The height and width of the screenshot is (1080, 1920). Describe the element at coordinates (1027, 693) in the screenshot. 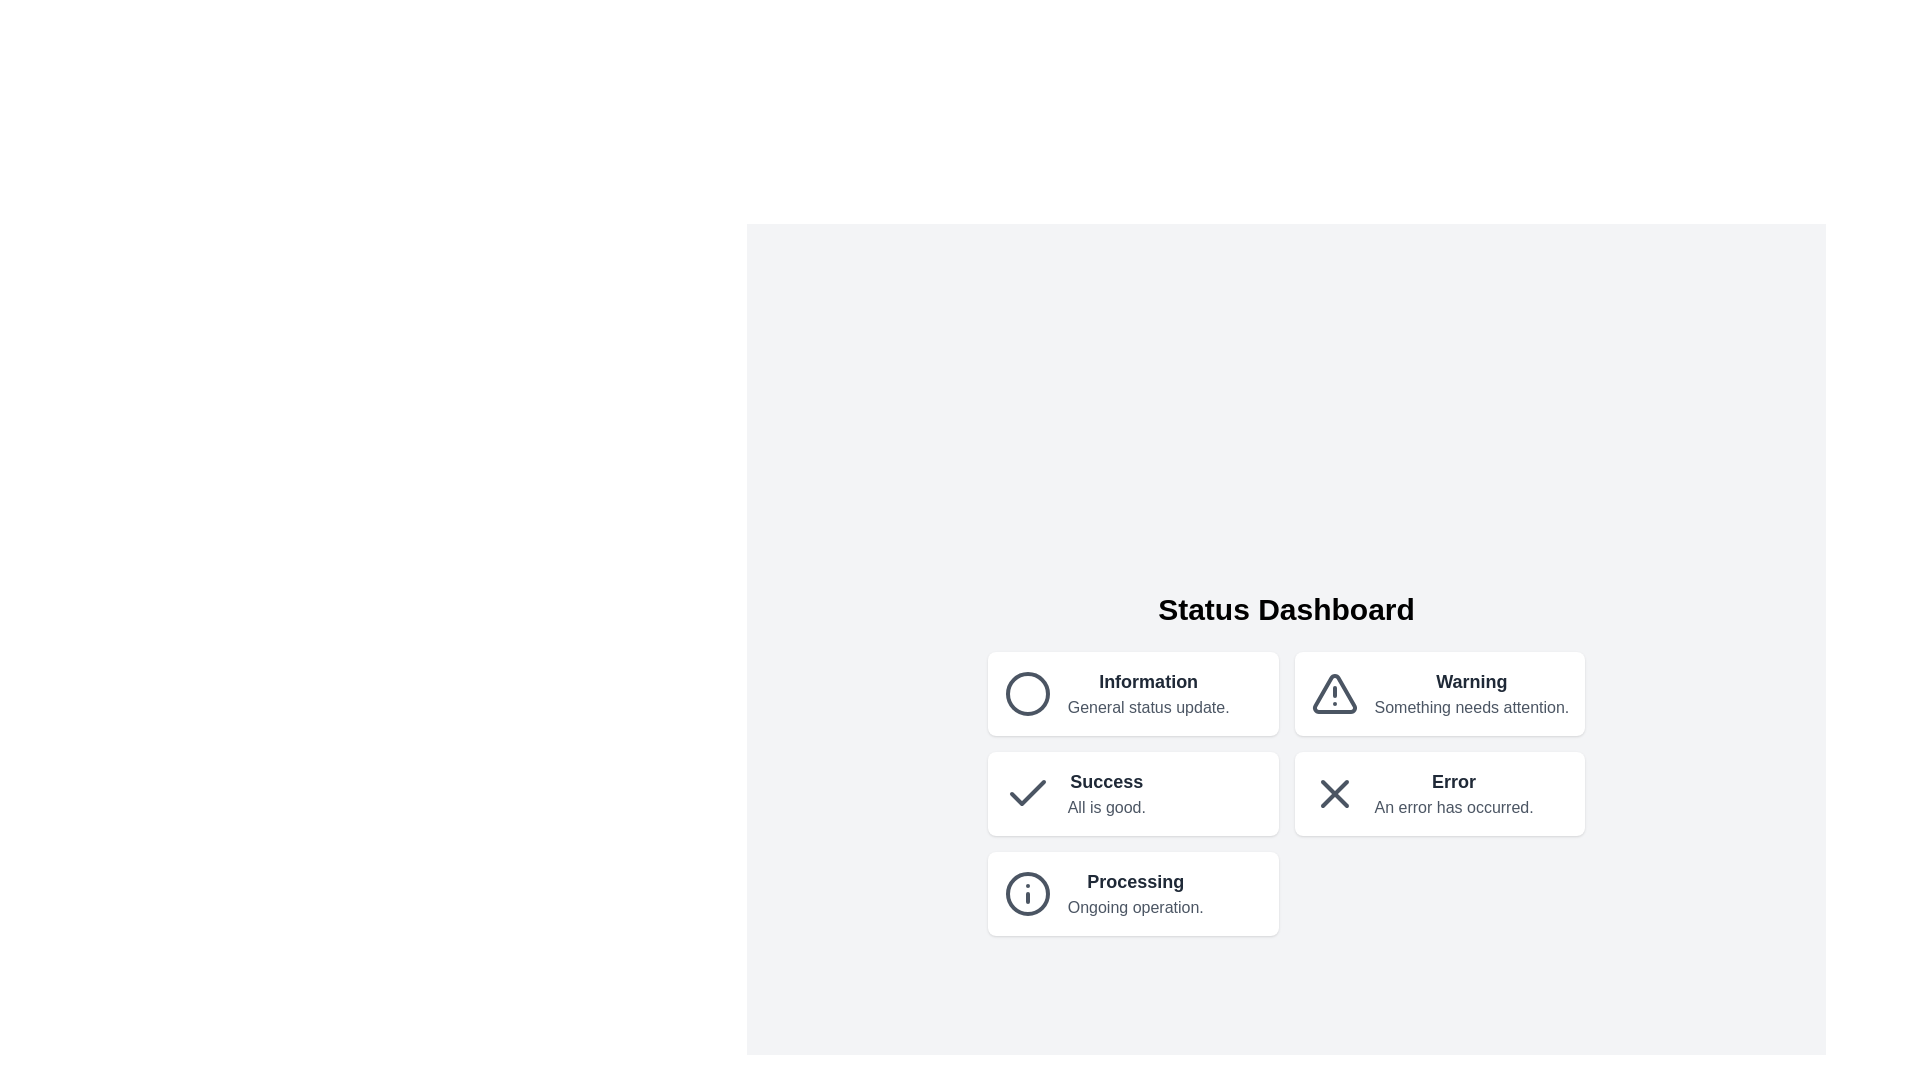

I see `the decorative inner circle of the 'Information' status graphic element located in the top-left tile of the 'Status Dashboard'` at that location.